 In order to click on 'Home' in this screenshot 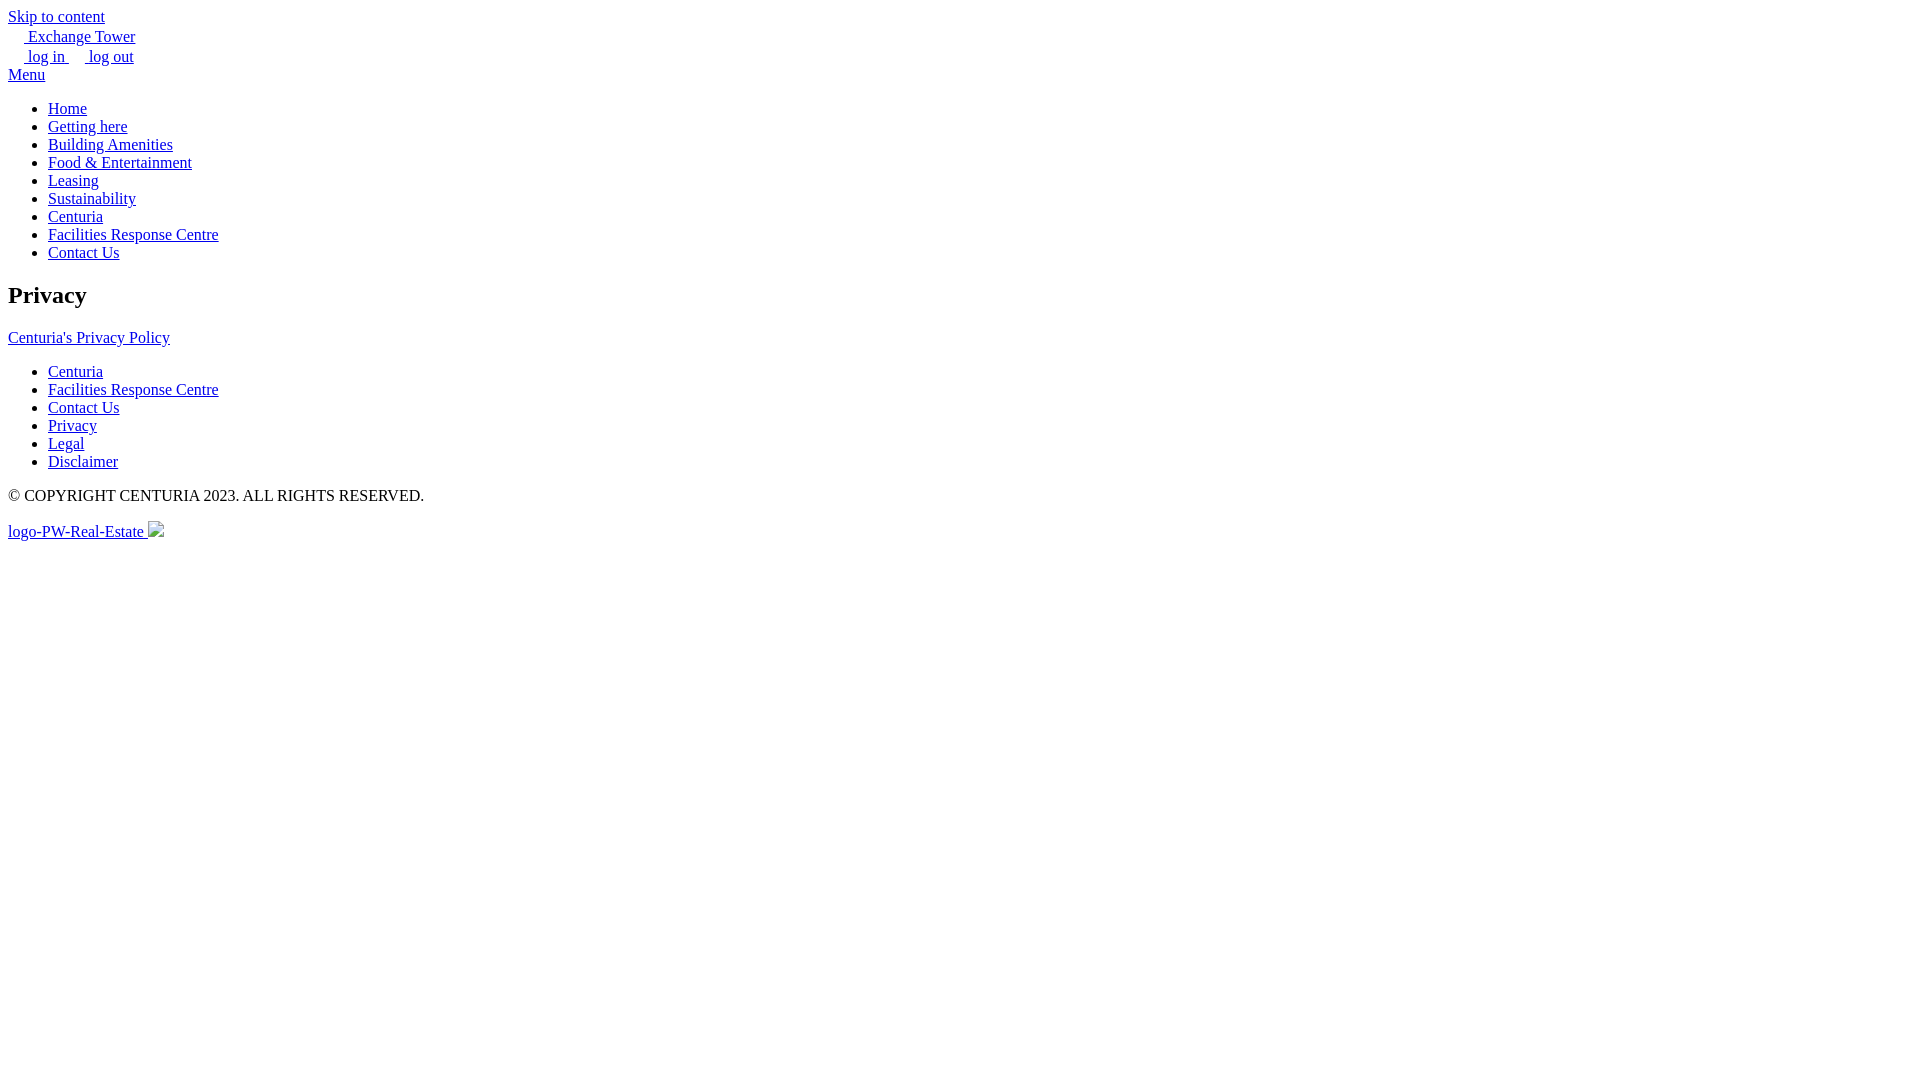, I will do `click(48, 108)`.